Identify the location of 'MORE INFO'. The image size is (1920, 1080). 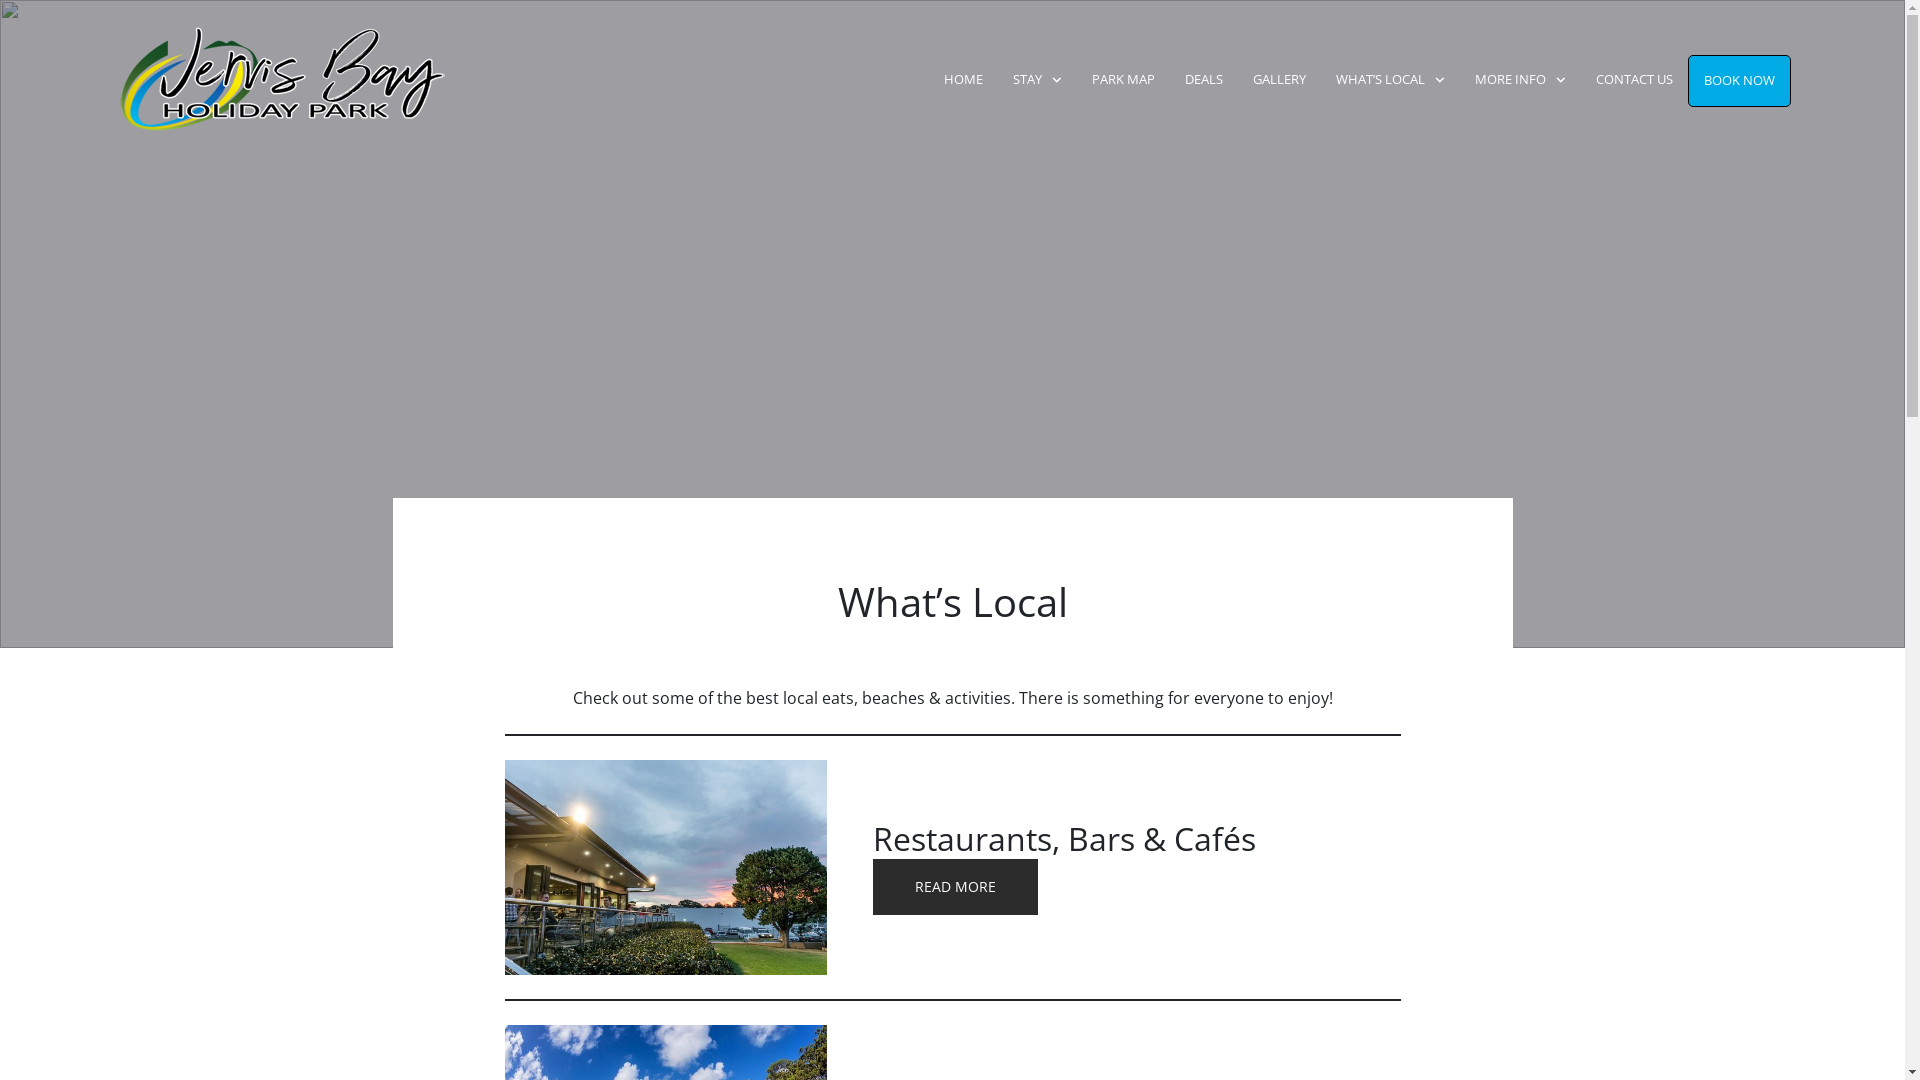
(1520, 79).